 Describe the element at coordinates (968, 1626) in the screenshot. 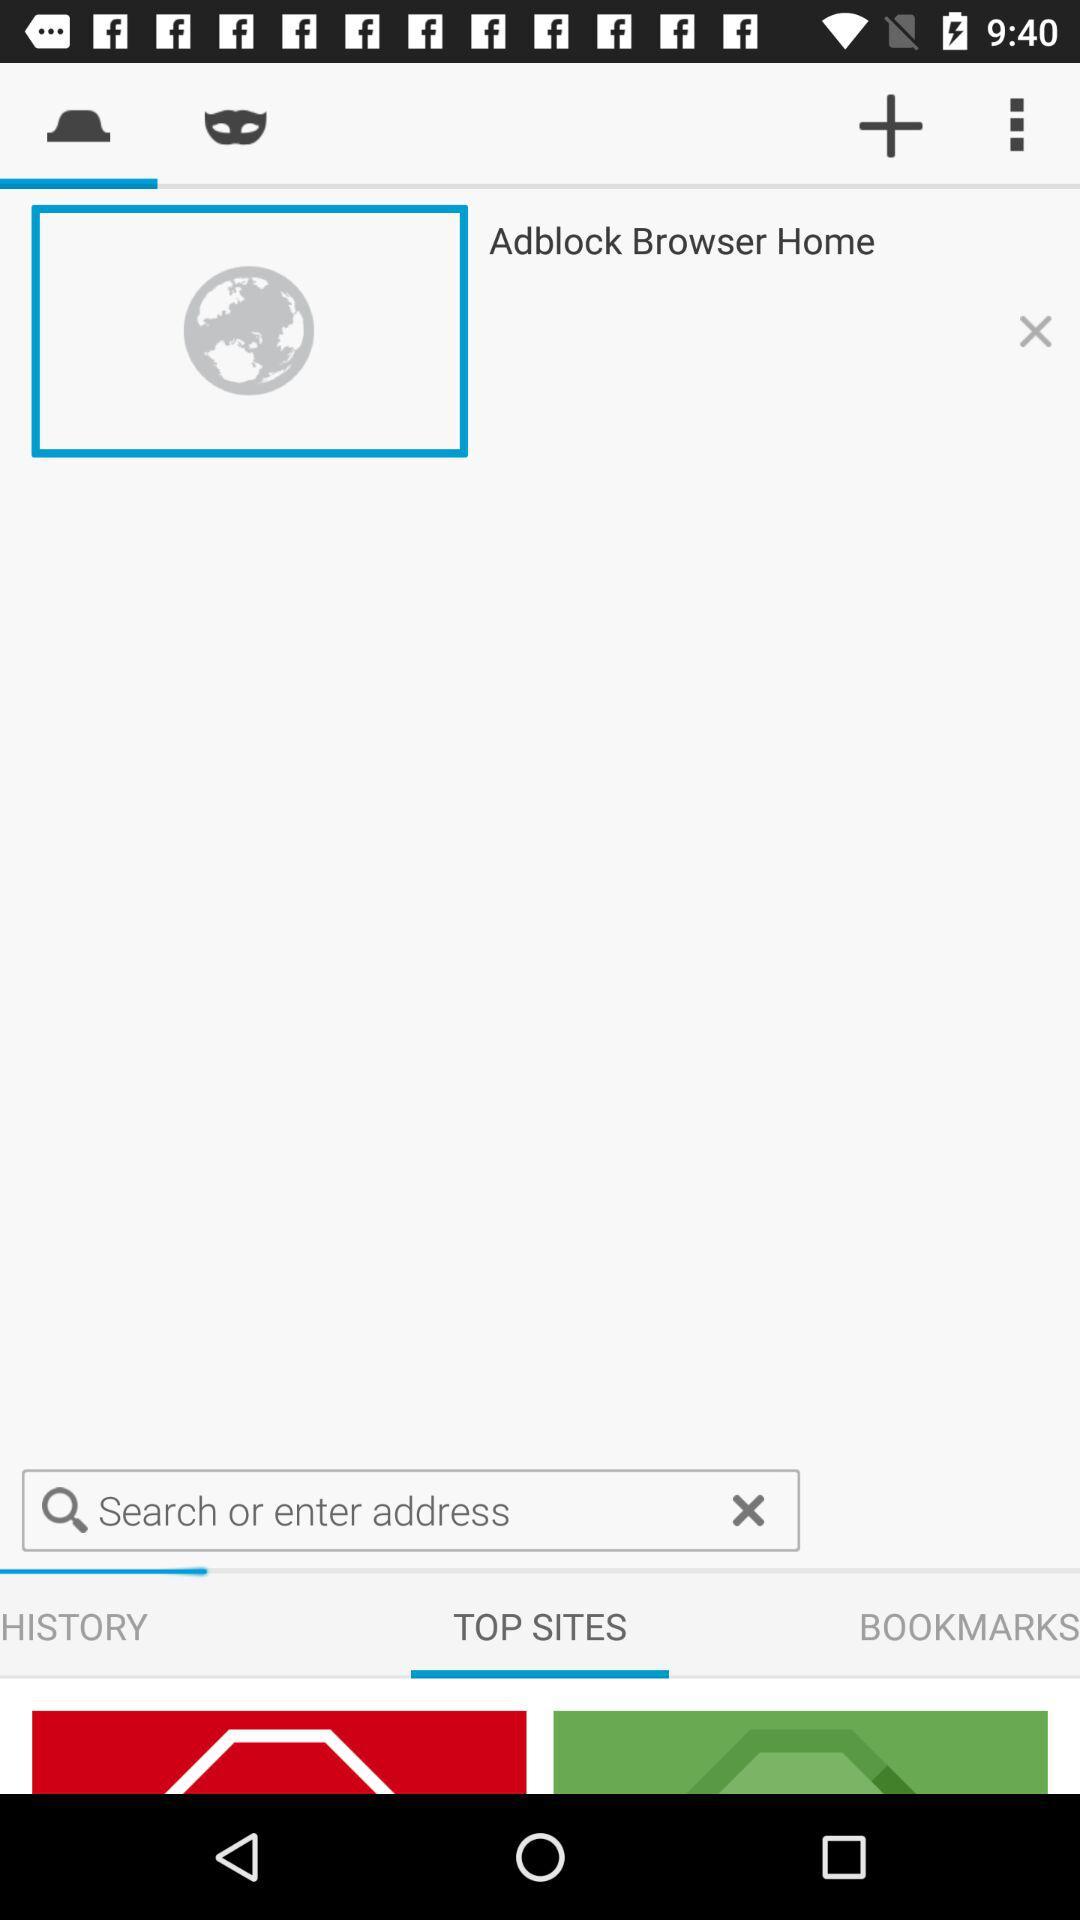

I see `bookmarks which is on the right side of top sites` at that location.